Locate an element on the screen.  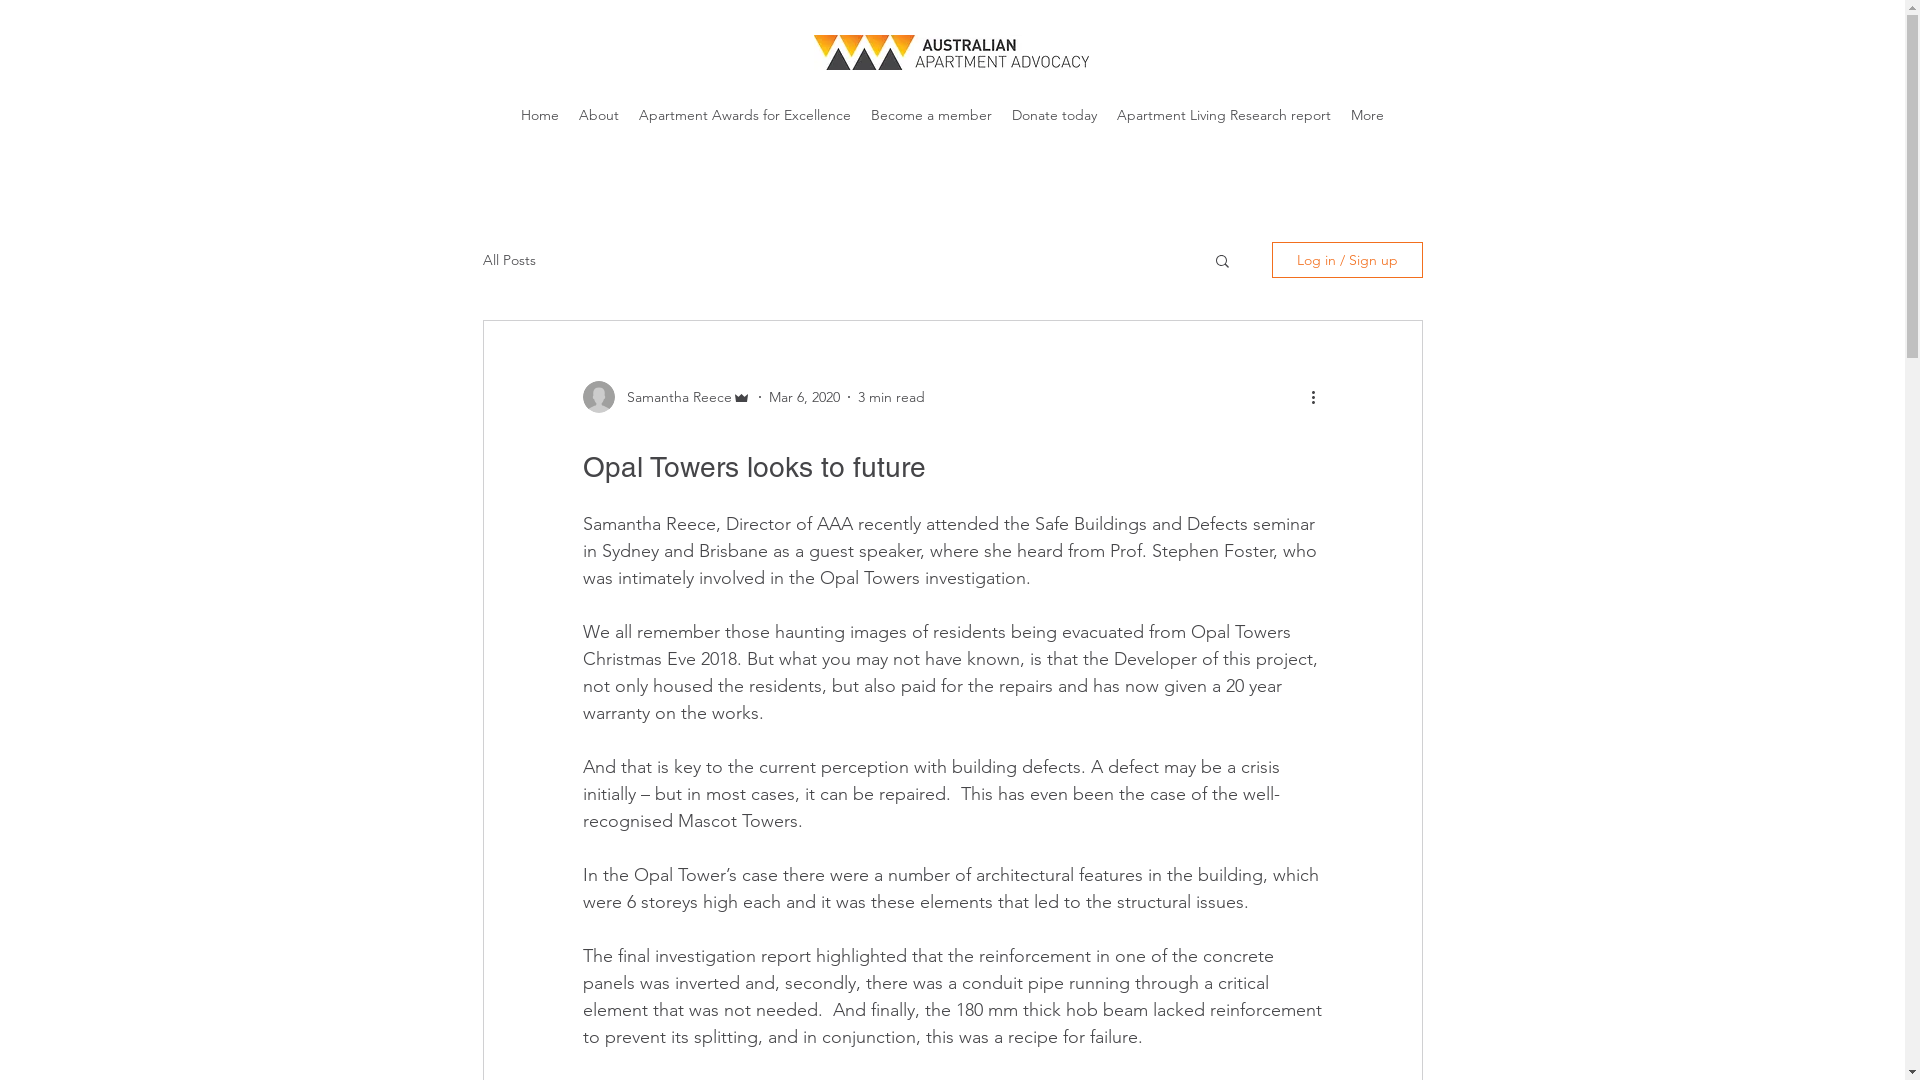
'Apartment Awards for Excellence' is located at coordinates (743, 115).